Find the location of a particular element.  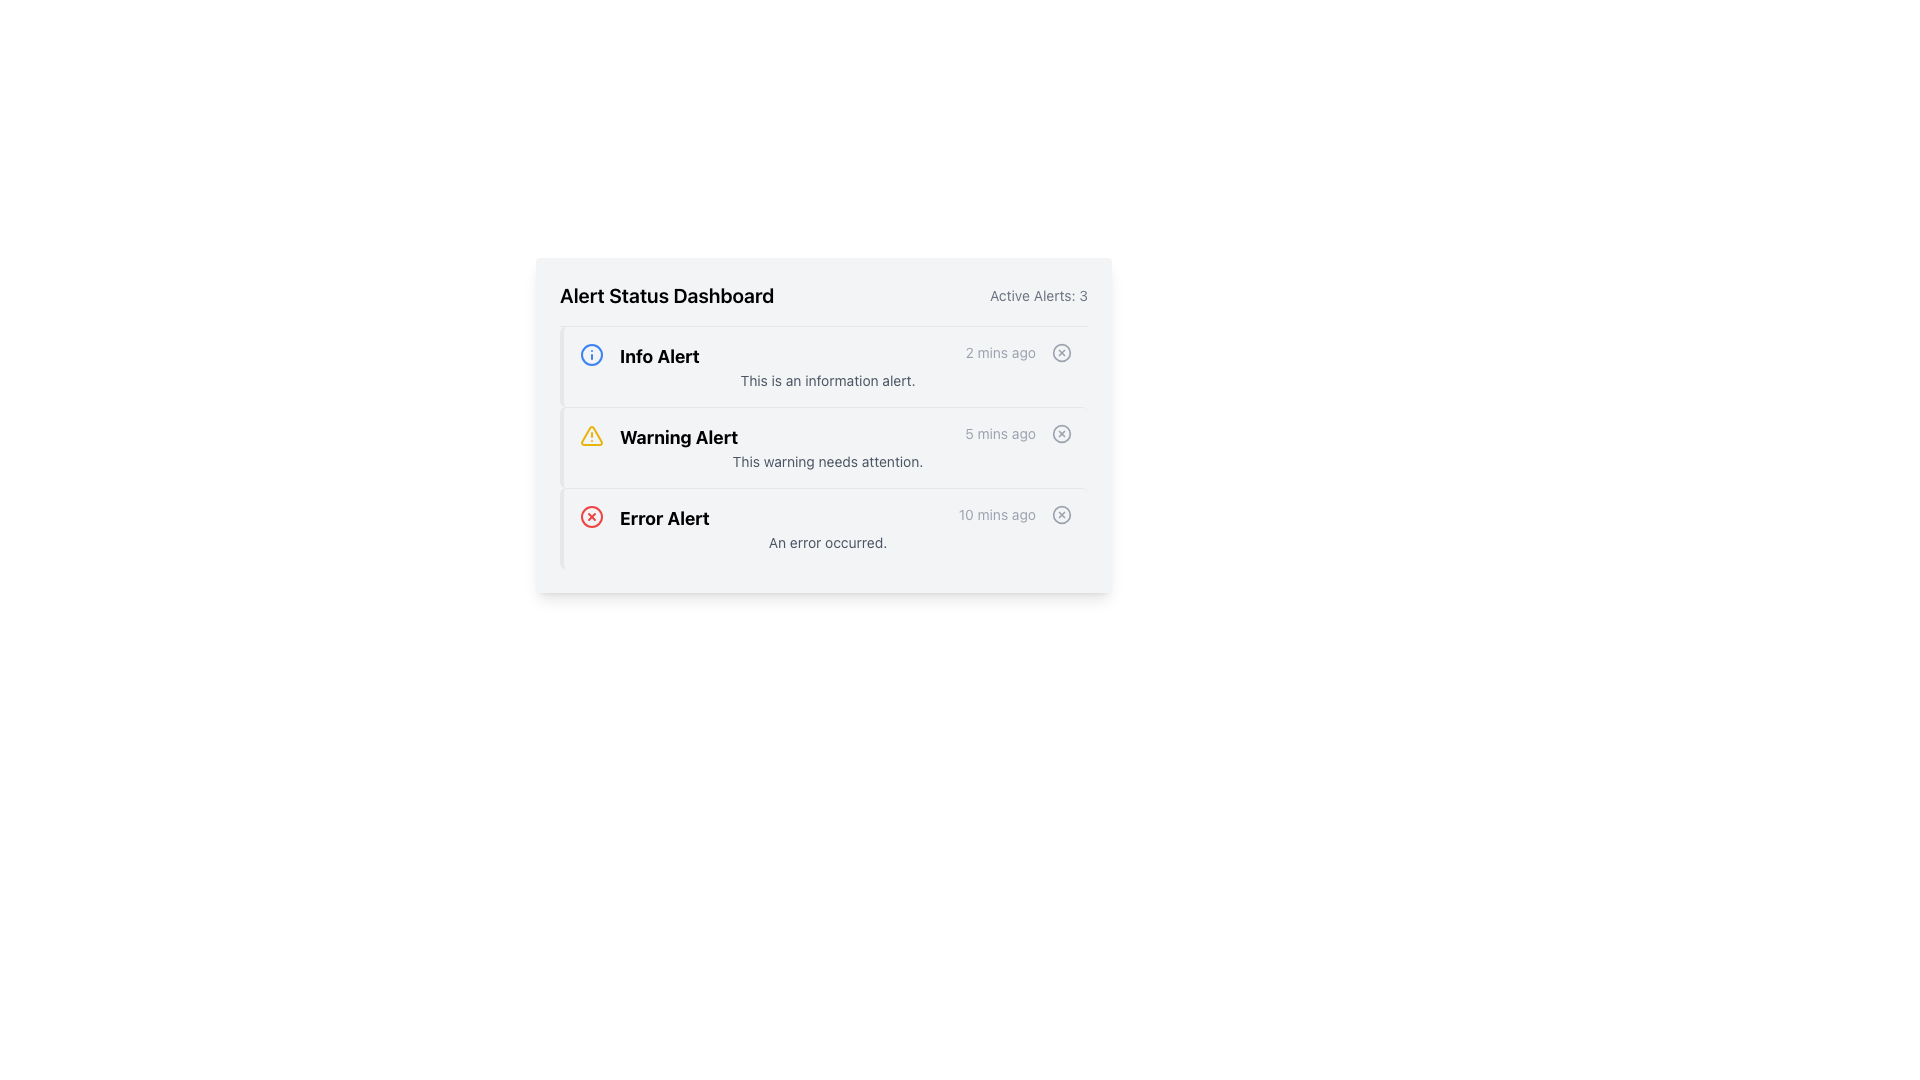

the circular icon with a blue border that is positioned to the left of the 'Info Alert' text in the top row of the alert listing is located at coordinates (590, 353).